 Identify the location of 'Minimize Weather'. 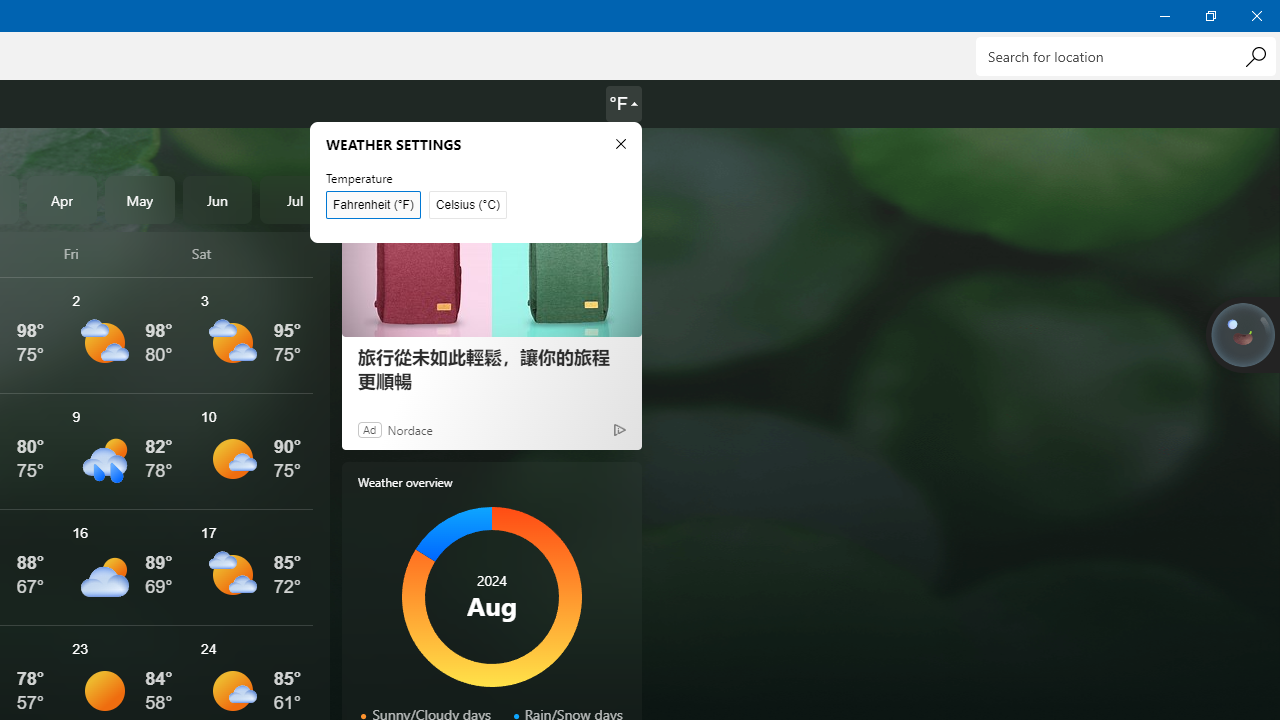
(1164, 15).